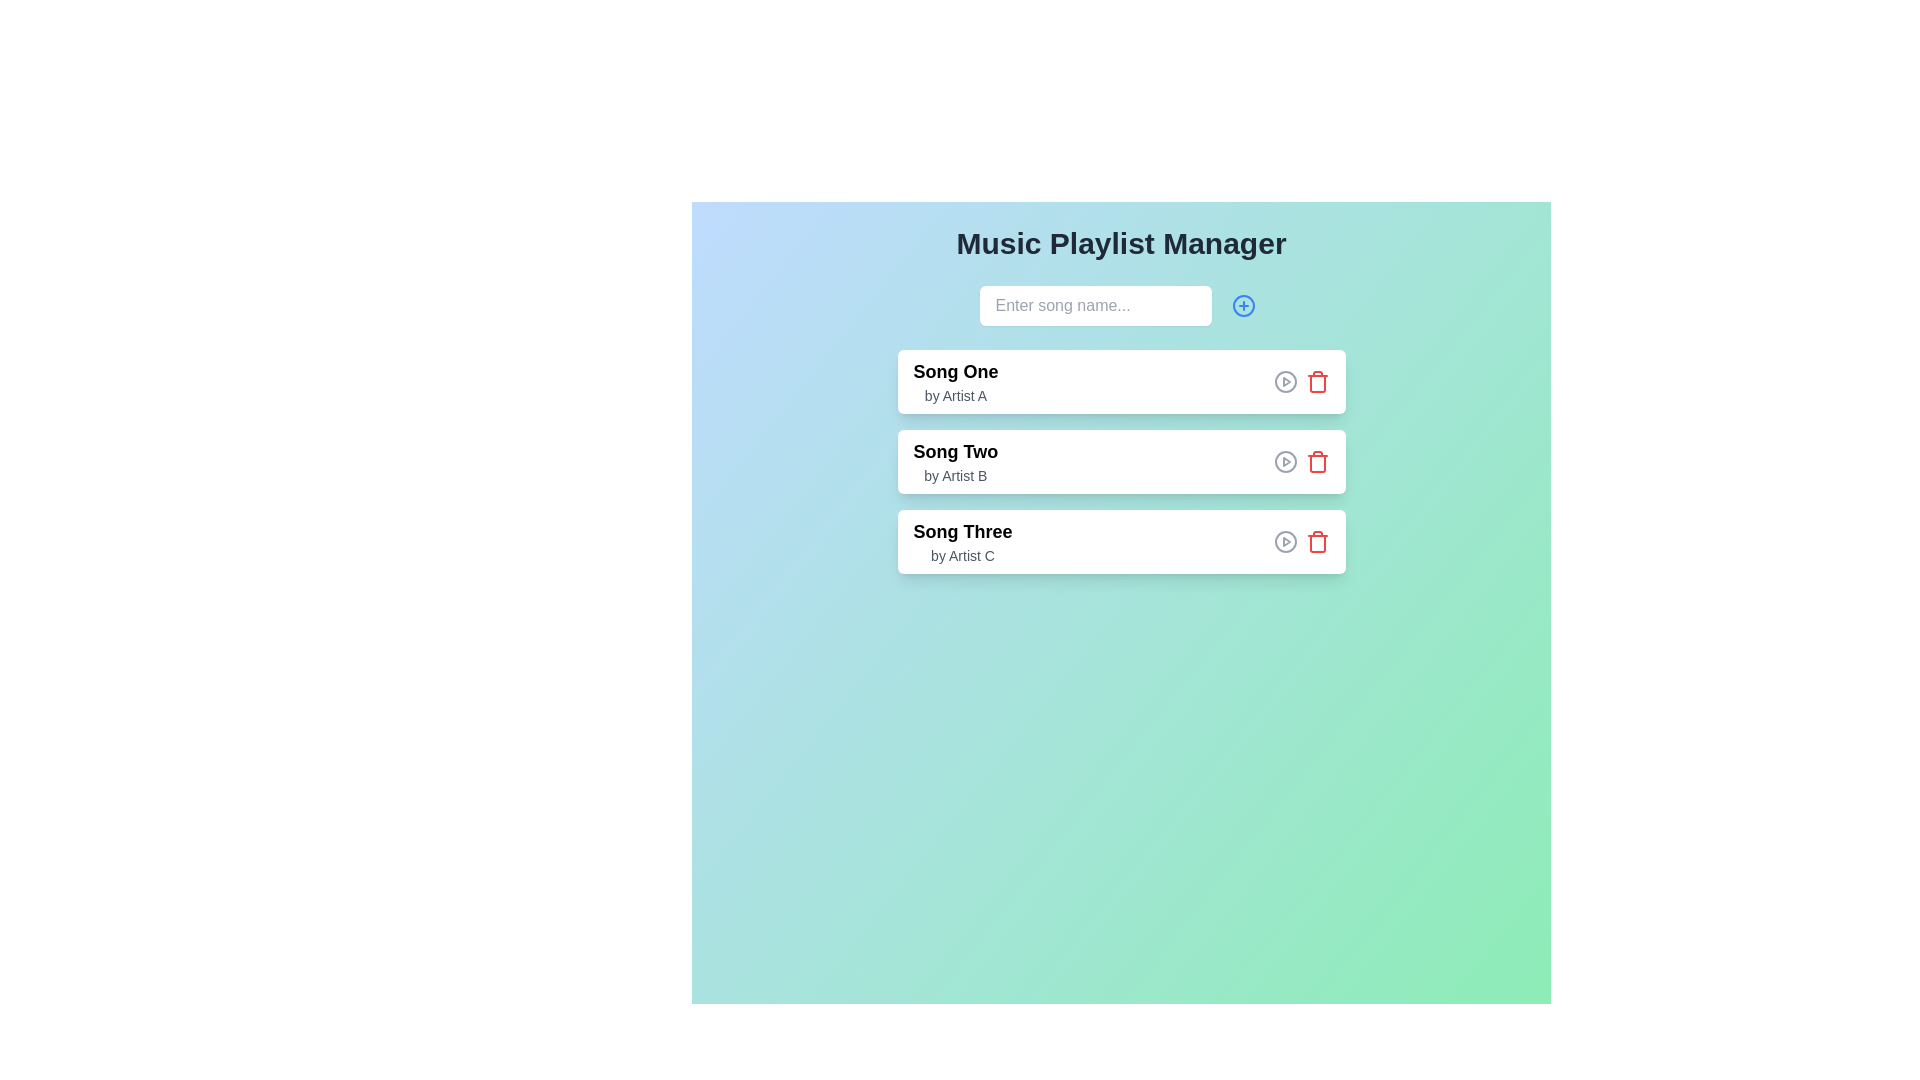  What do you see at coordinates (1242, 305) in the screenshot?
I see `the circular button with a blue border and blue plus sign` at bounding box center [1242, 305].